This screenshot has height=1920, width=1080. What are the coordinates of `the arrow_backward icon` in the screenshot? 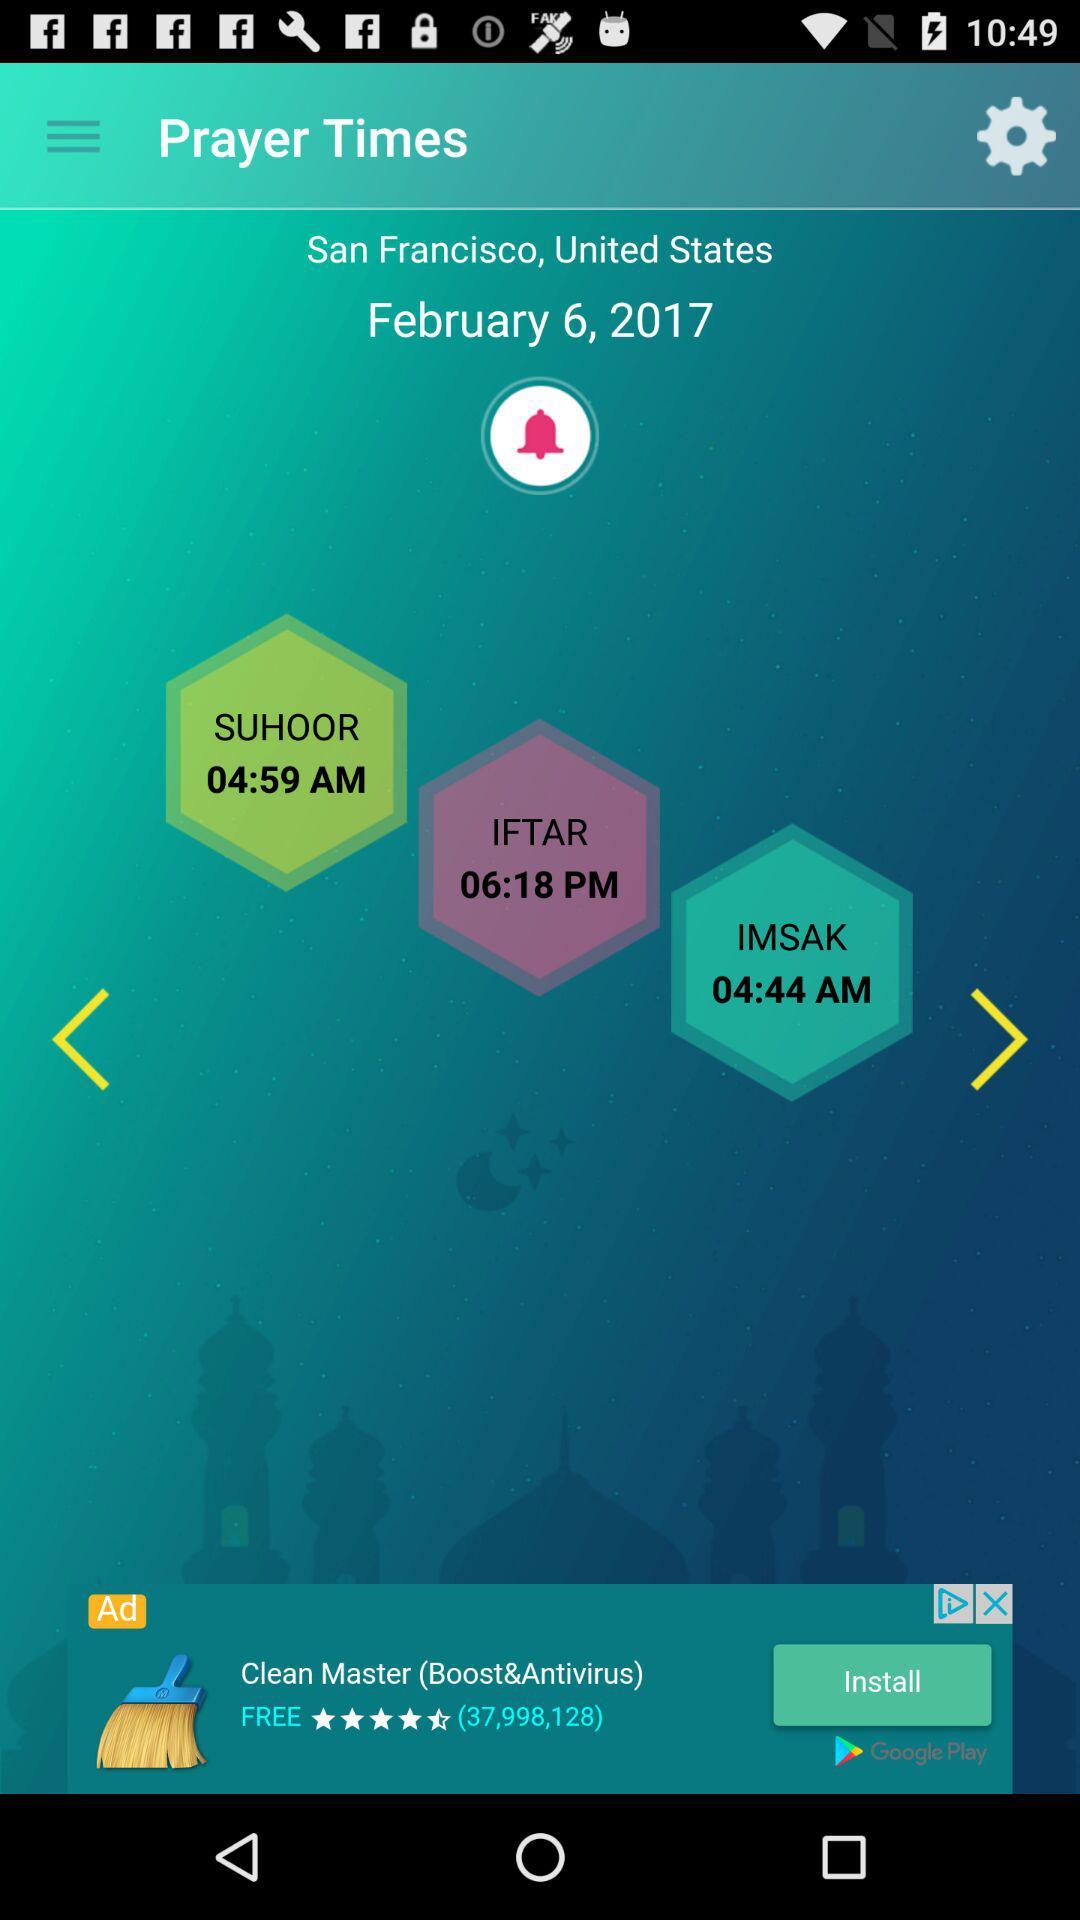 It's located at (79, 1111).